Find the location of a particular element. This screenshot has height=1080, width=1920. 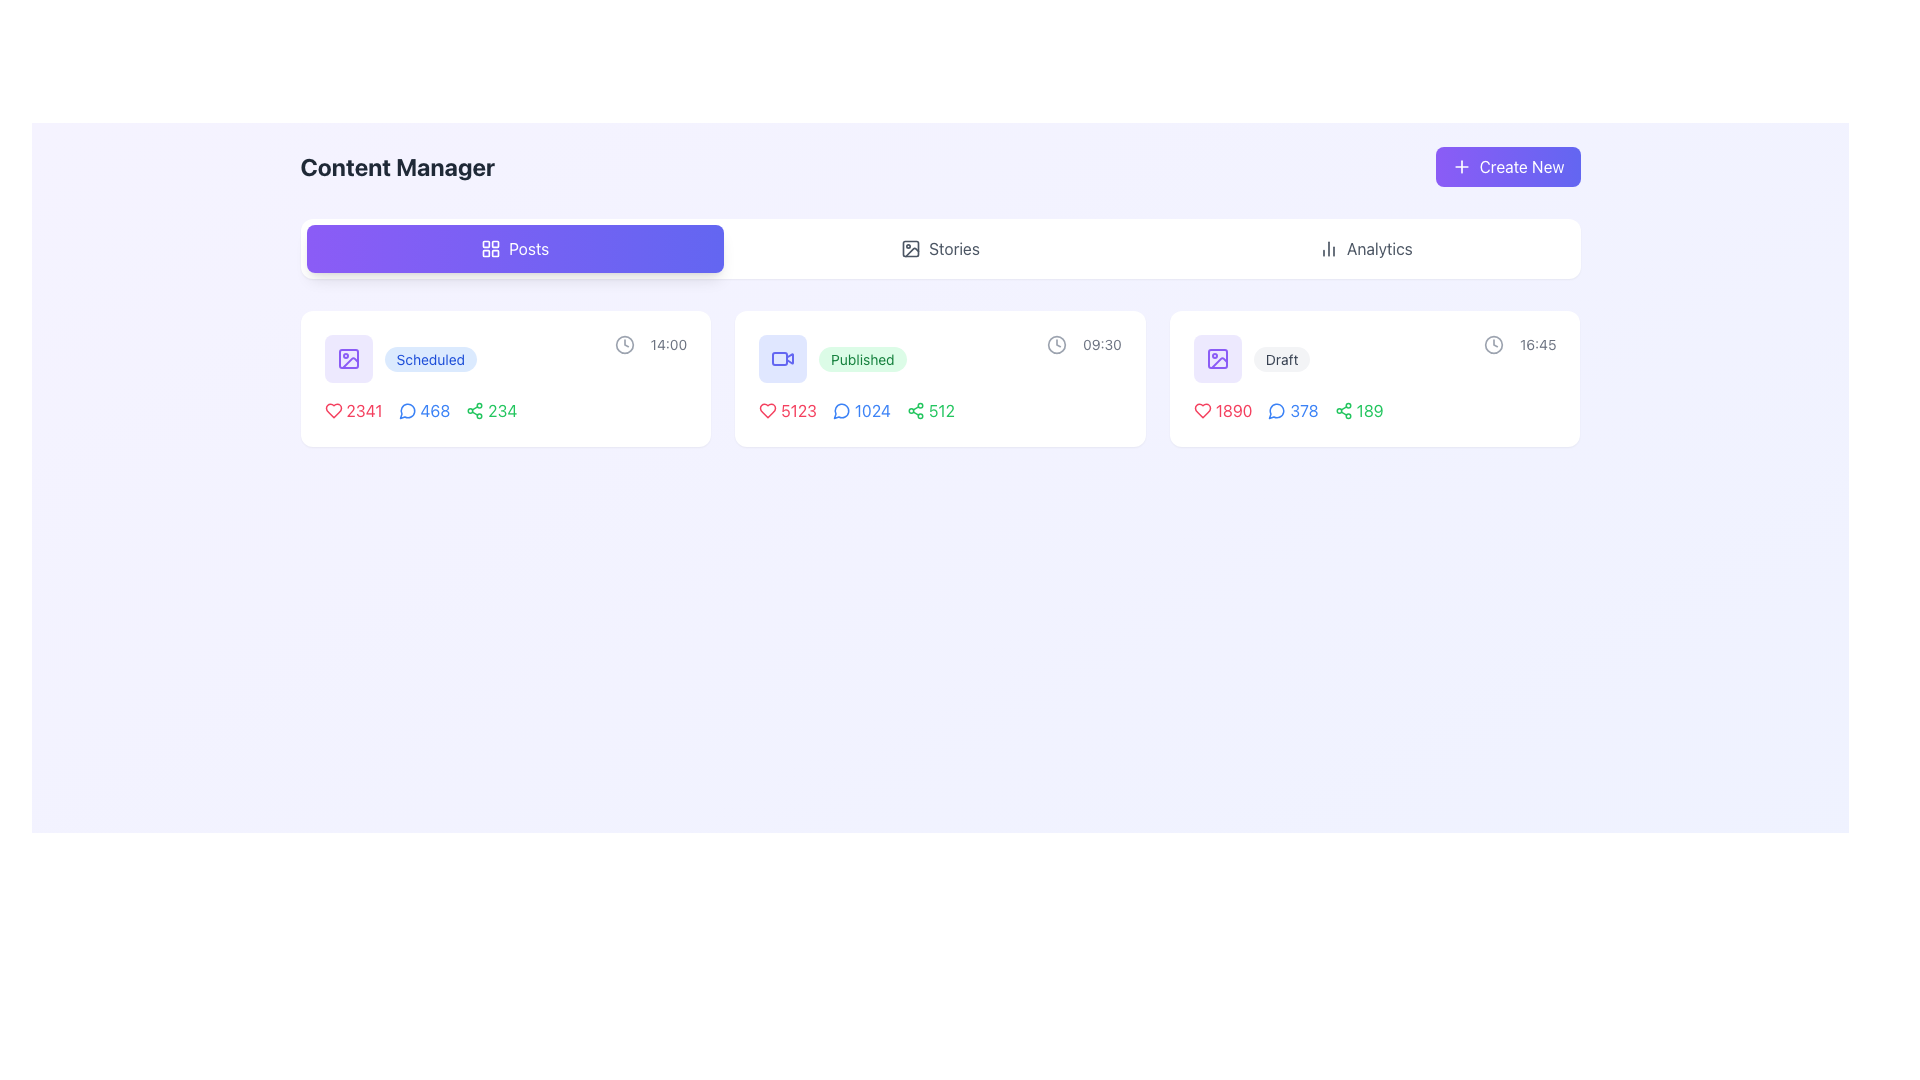

the square icon with a violet background and rounded corners that contains an outlined image icon in purple, located to the left of the 'Scheduled' label is located at coordinates (348, 357).